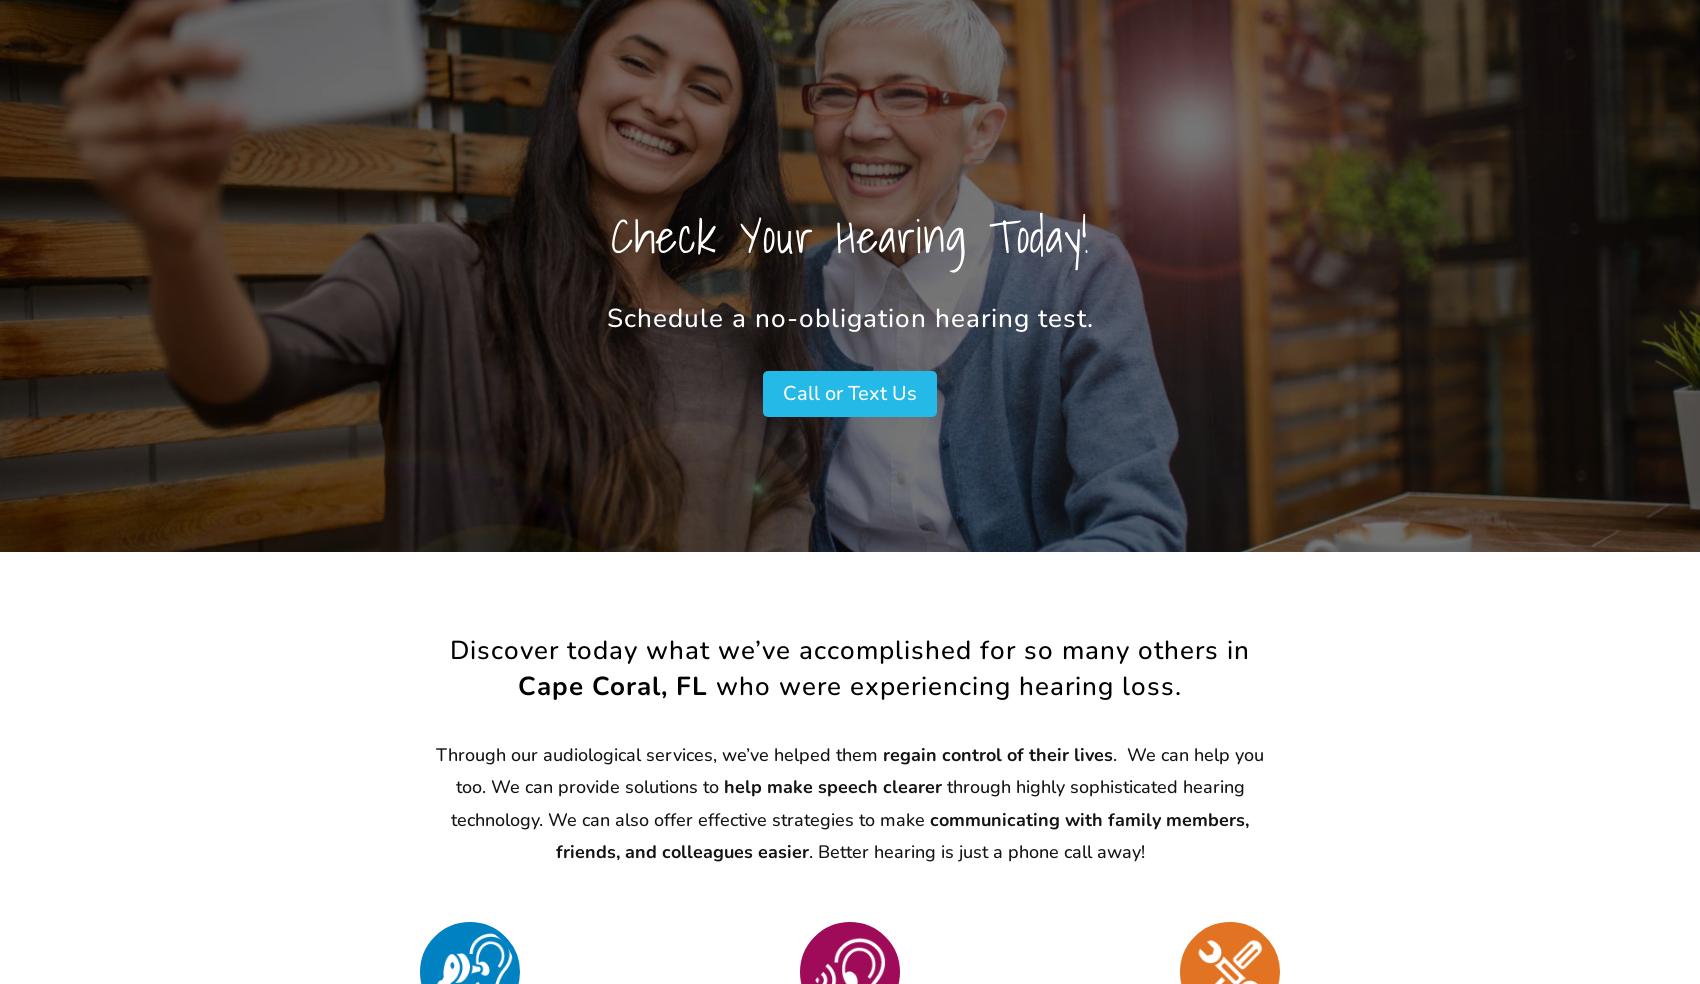 This screenshot has width=1700, height=984. What do you see at coordinates (554, 834) in the screenshot?
I see `'communicating with family members, friends, and colleagues easier'` at bounding box center [554, 834].